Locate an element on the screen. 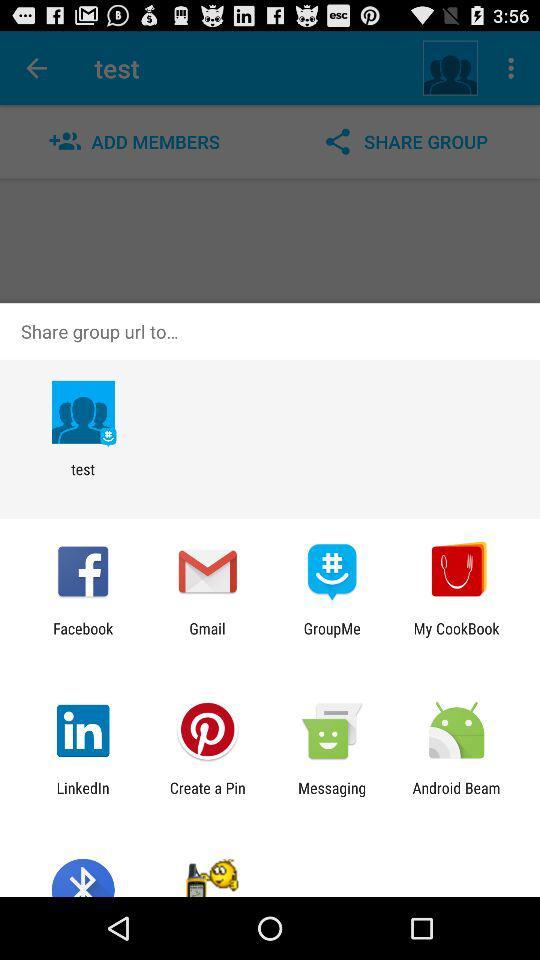 The height and width of the screenshot is (960, 540). item next to the messaging icon is located at coordinates (206, 796).